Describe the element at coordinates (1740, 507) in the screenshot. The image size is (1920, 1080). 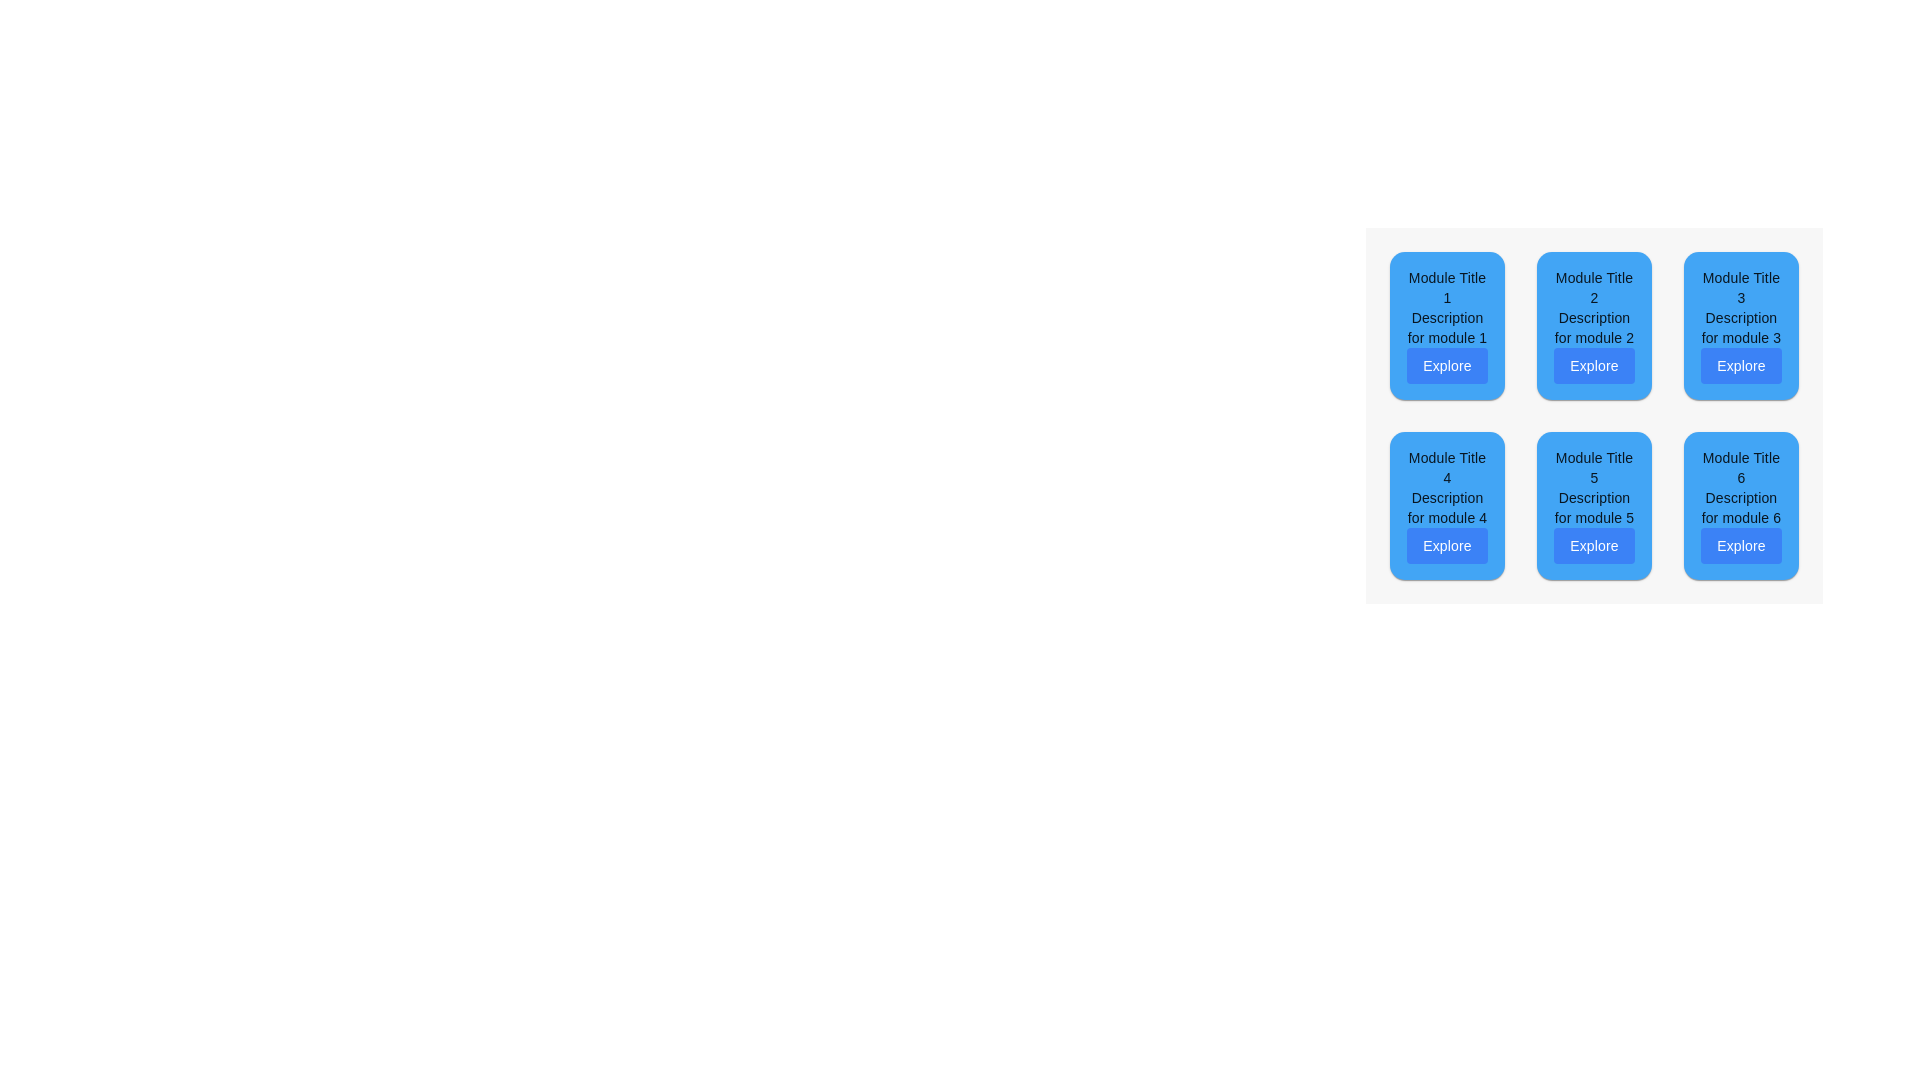
I see `the text block that reads 'Description for module 6', located within the card titled 'Module Title 6', positioned directly below the module title and above the 'Explore' button` at that location.